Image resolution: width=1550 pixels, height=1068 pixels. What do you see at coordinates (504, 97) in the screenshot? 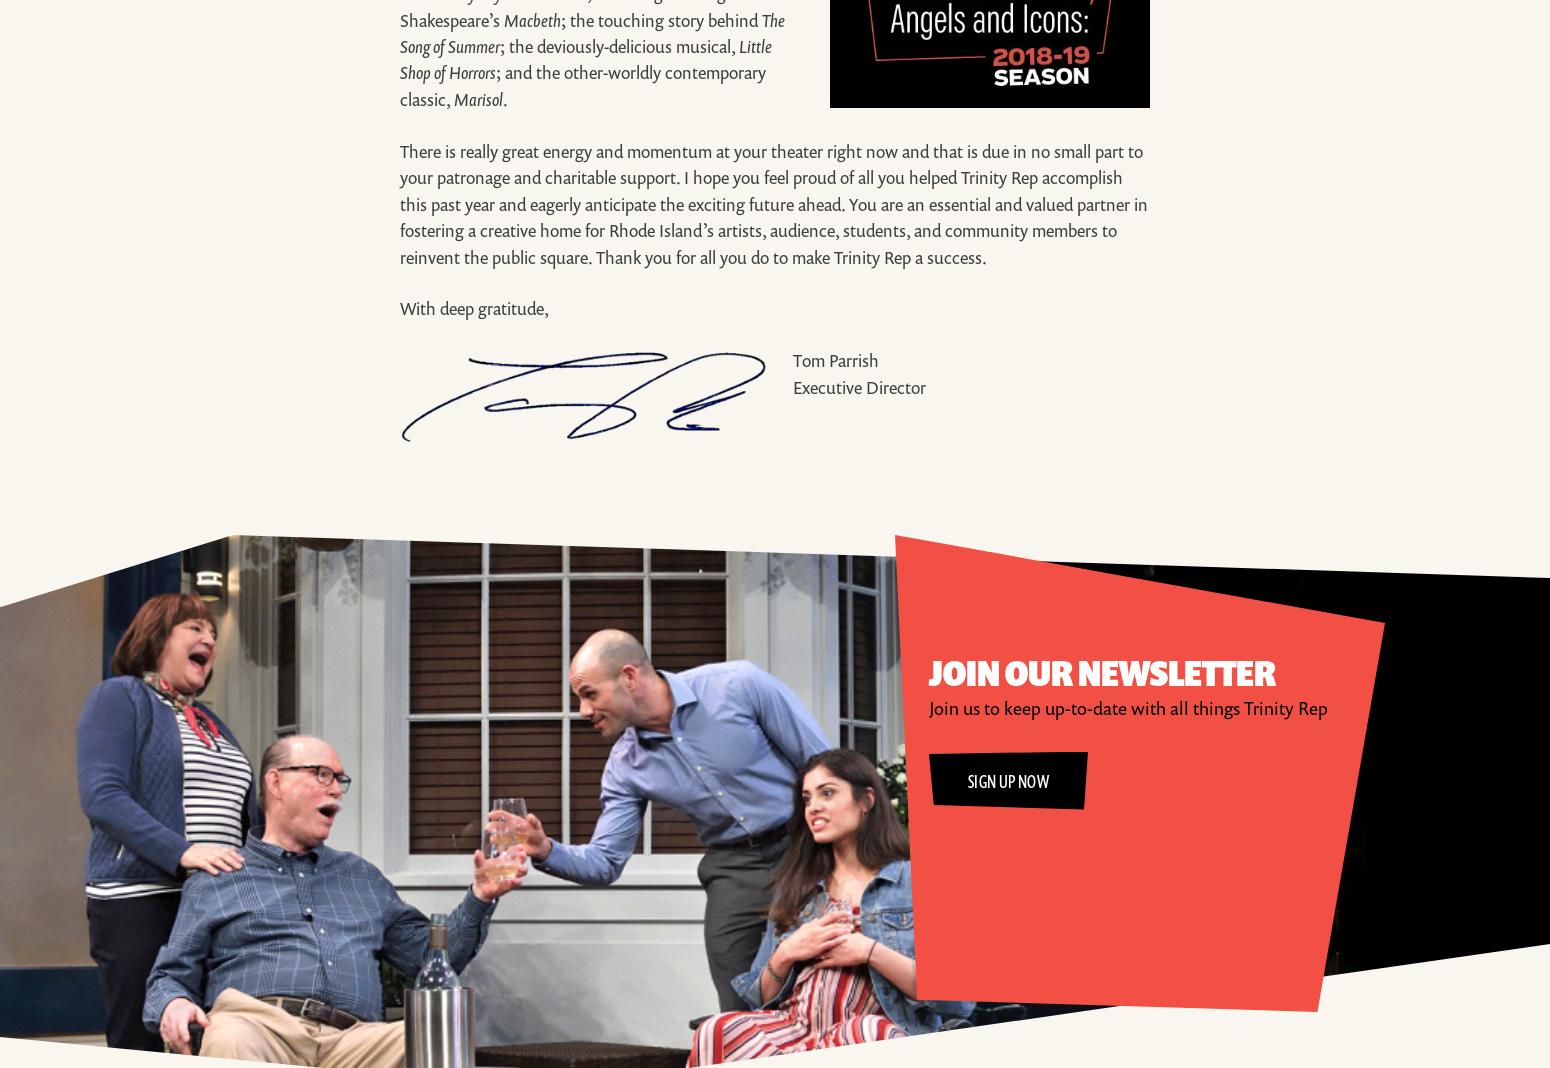
I see `'.'` at bounding box center [504, 97].